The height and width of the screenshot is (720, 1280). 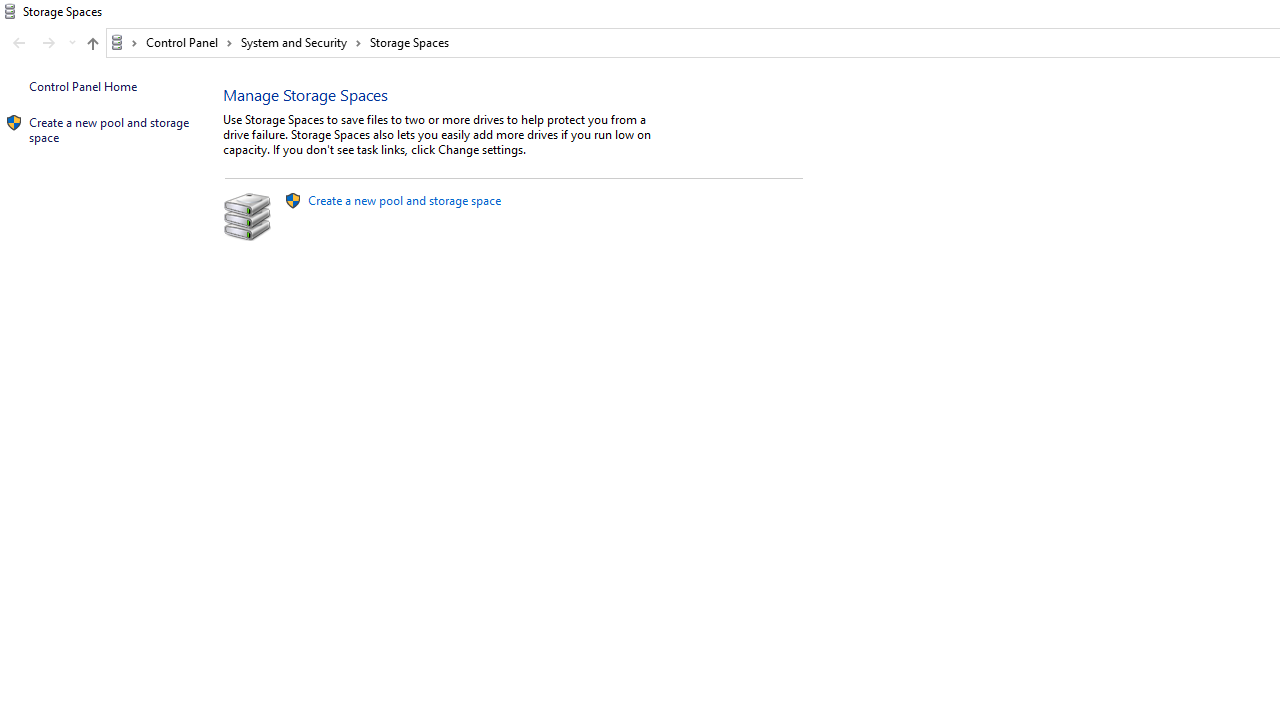 I want to click on 'Up band toolbar', so click(x=91, y=45).